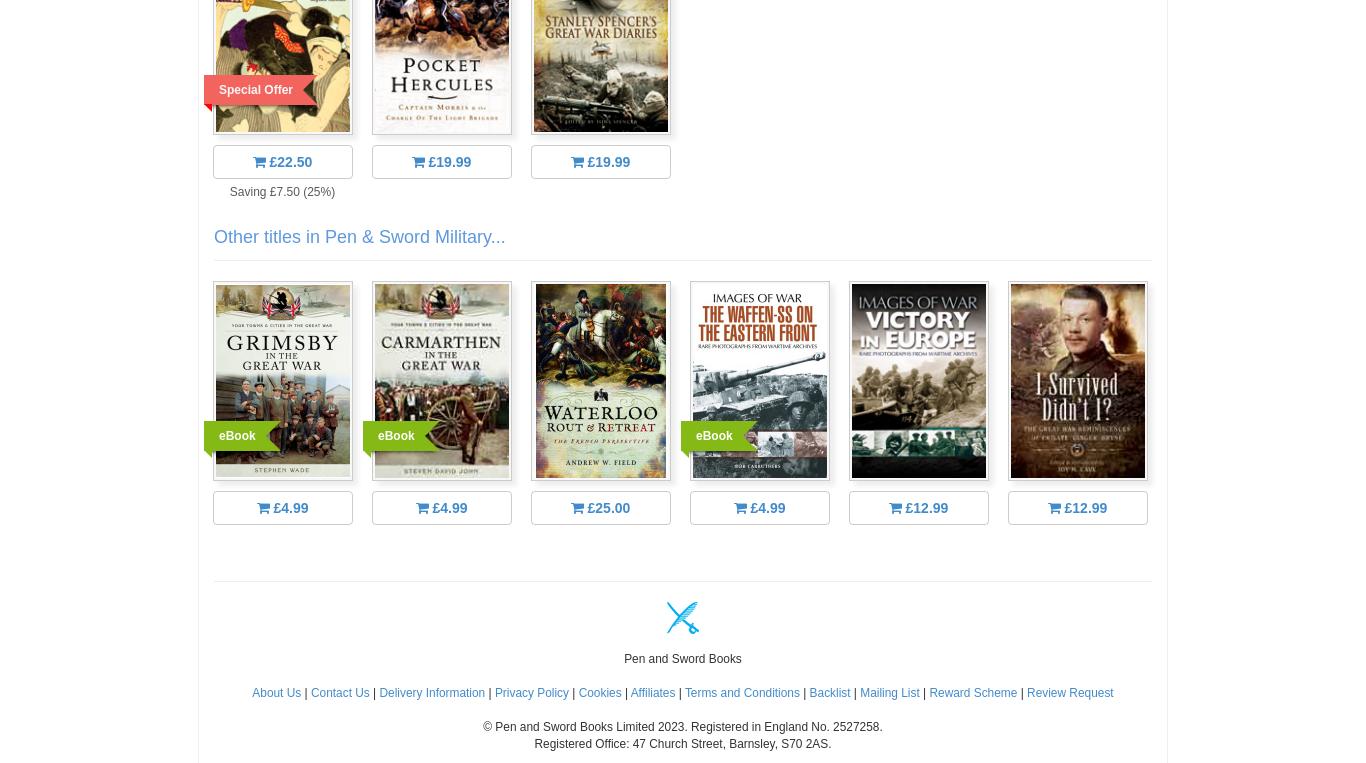  Describe the element at coordinates (213, 234) in the screenshot. I see `'Other titles in Pen & Sword Military...'` at that location.